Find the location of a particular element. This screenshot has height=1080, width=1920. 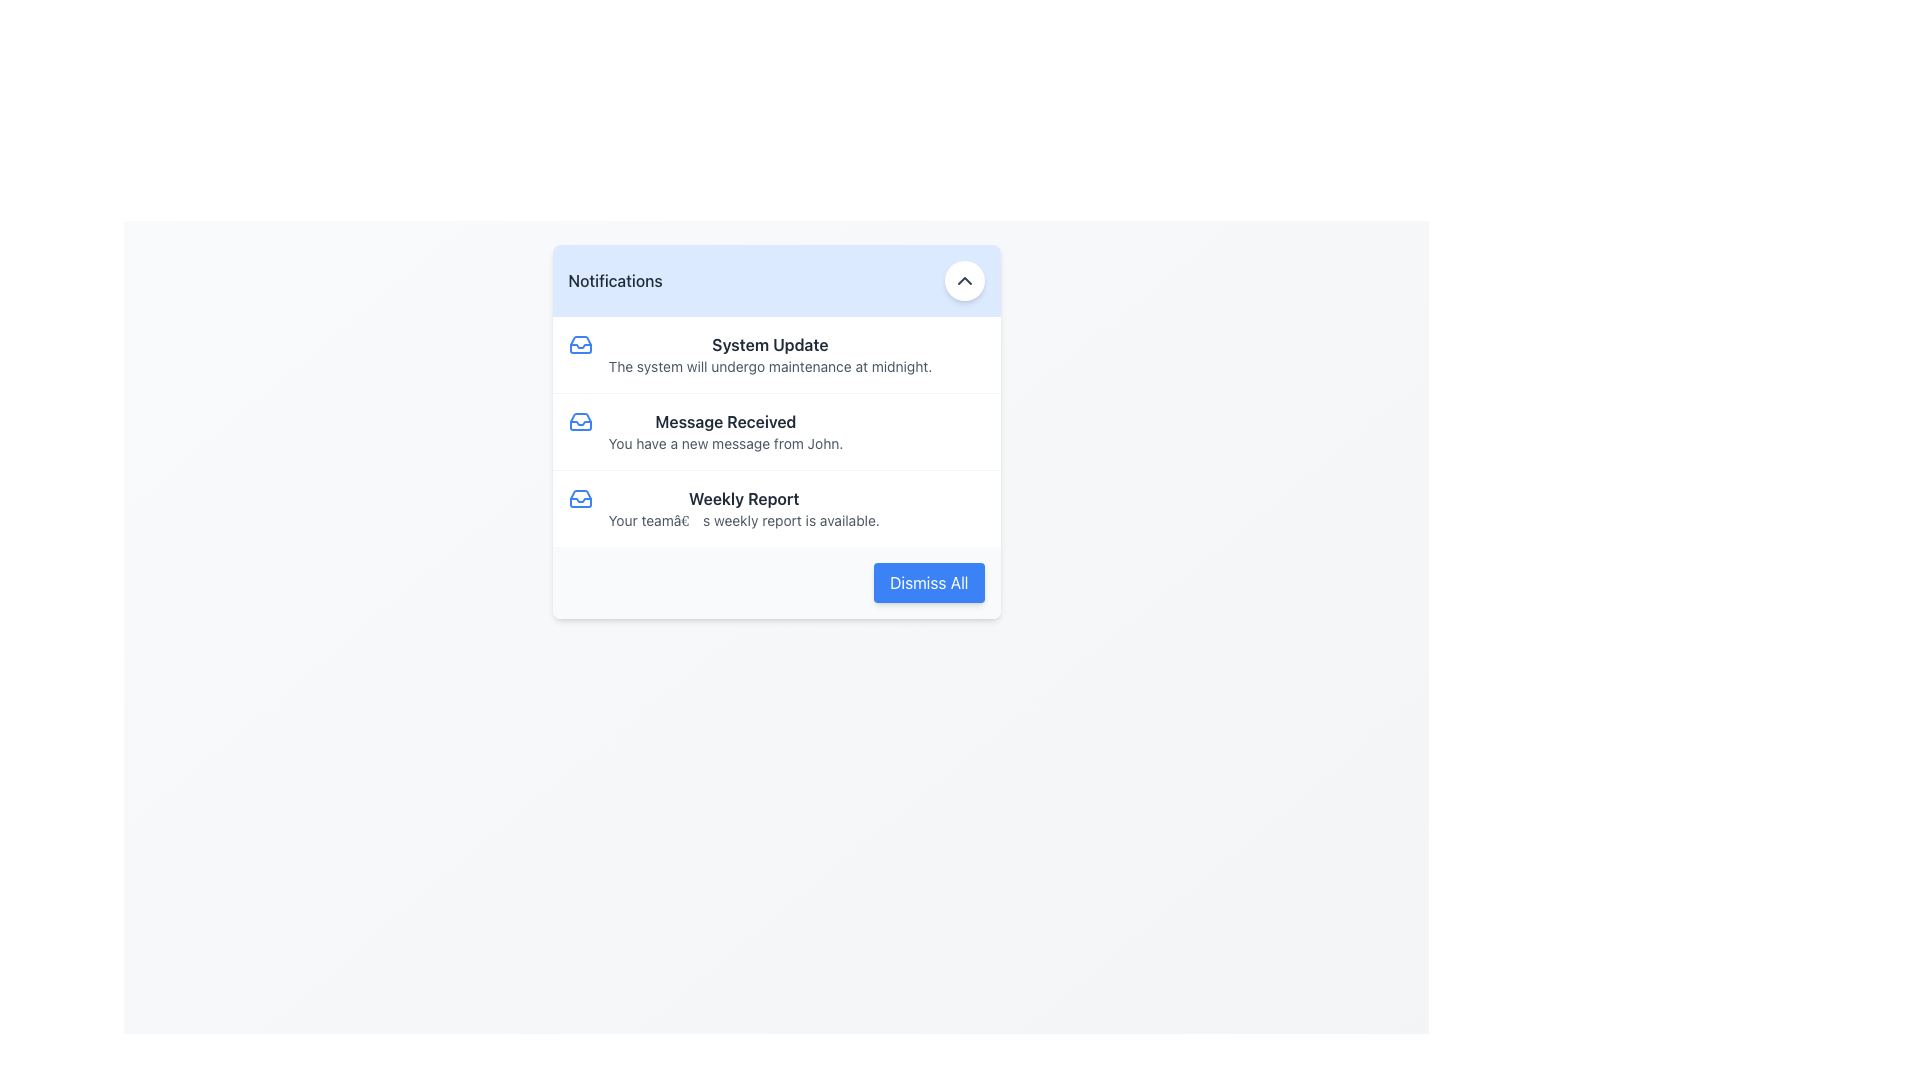

the dismiss button at the bottom-right corner of the notification panel is located at coordinates (928, 582).